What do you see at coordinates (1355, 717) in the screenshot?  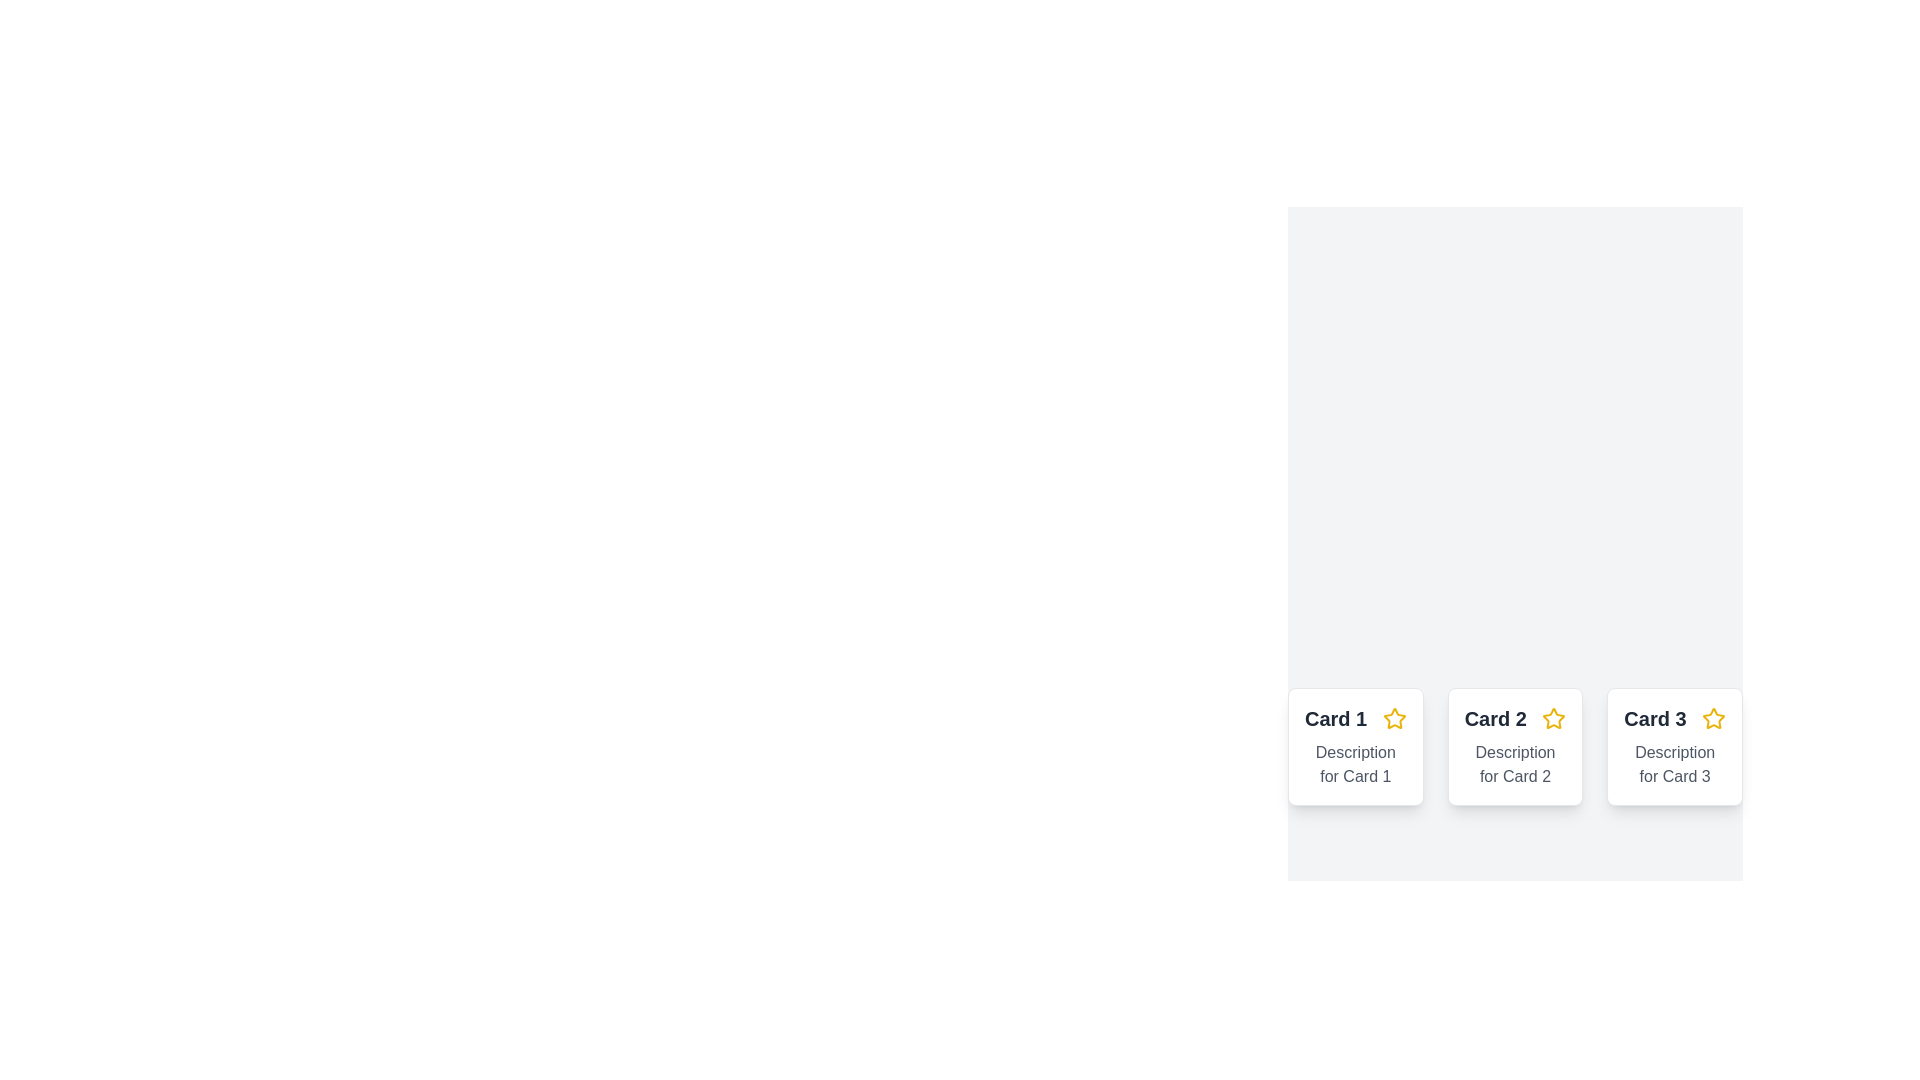 I see `the title section of 'Card 1', which includes bold text and a star icon, located at the top of the card` at bounding box center [1355, 717].